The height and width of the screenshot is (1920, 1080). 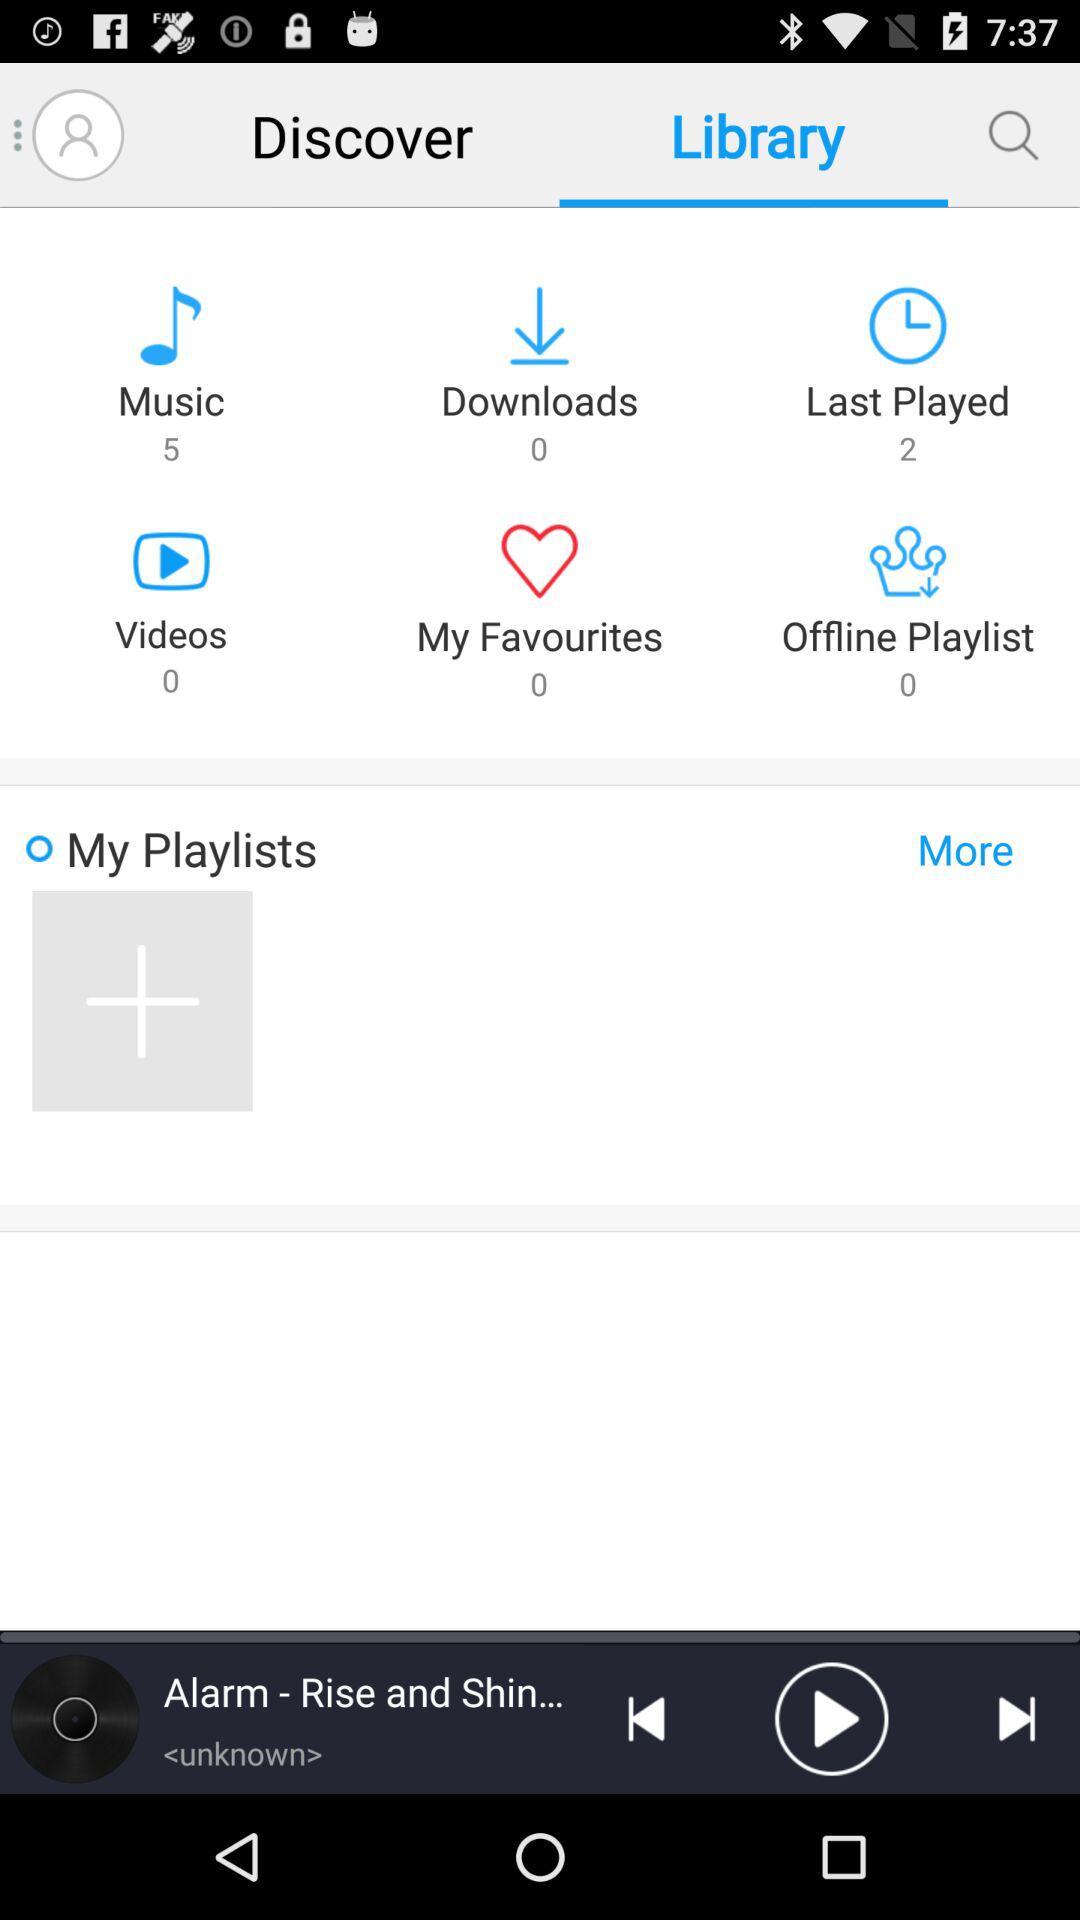 What do you see at coordinates (18, 134) in the screenshot?
I see `open menu` at bounding box center [18, 134].